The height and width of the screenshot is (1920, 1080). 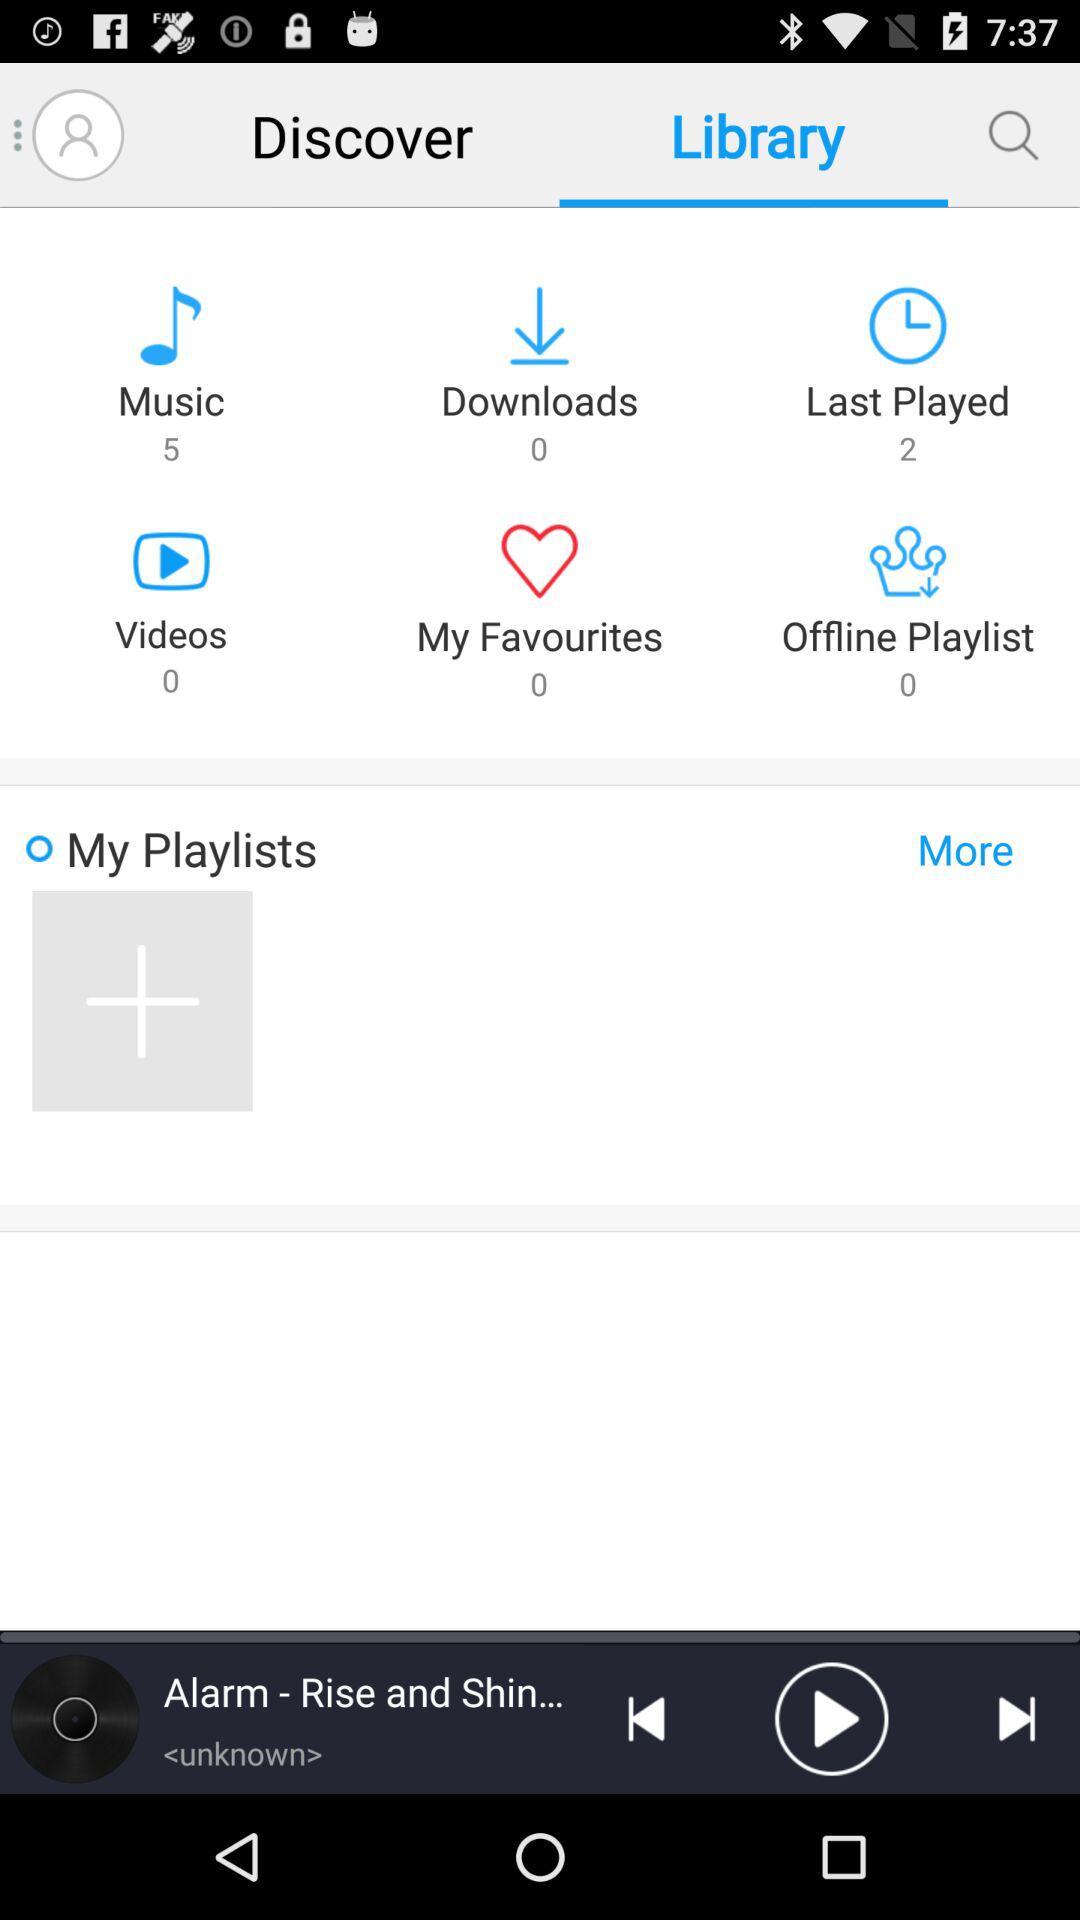 What do you see at coordinates (18, 134) in the screenshot?
I see `open menu` at bounding box center [18, 134].